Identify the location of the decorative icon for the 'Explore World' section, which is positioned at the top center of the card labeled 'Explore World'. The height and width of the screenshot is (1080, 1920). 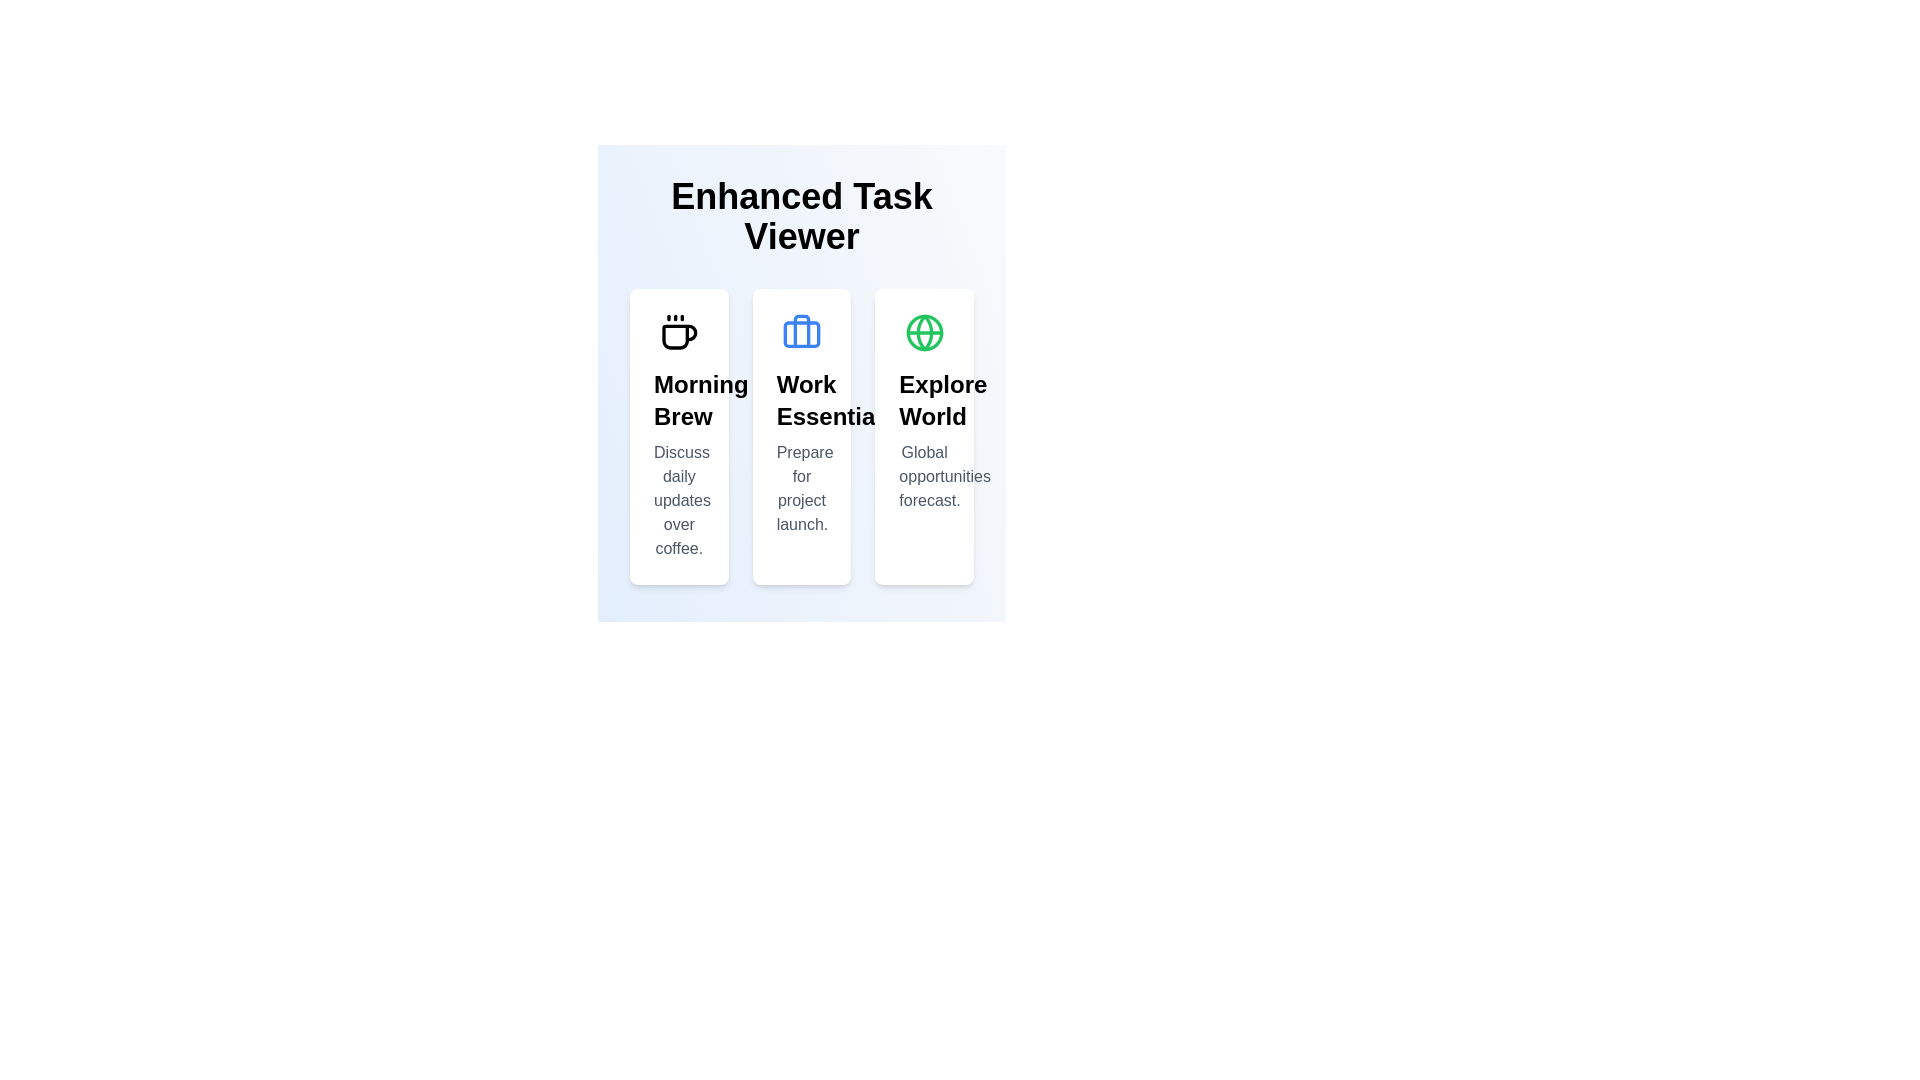
(923, 331).